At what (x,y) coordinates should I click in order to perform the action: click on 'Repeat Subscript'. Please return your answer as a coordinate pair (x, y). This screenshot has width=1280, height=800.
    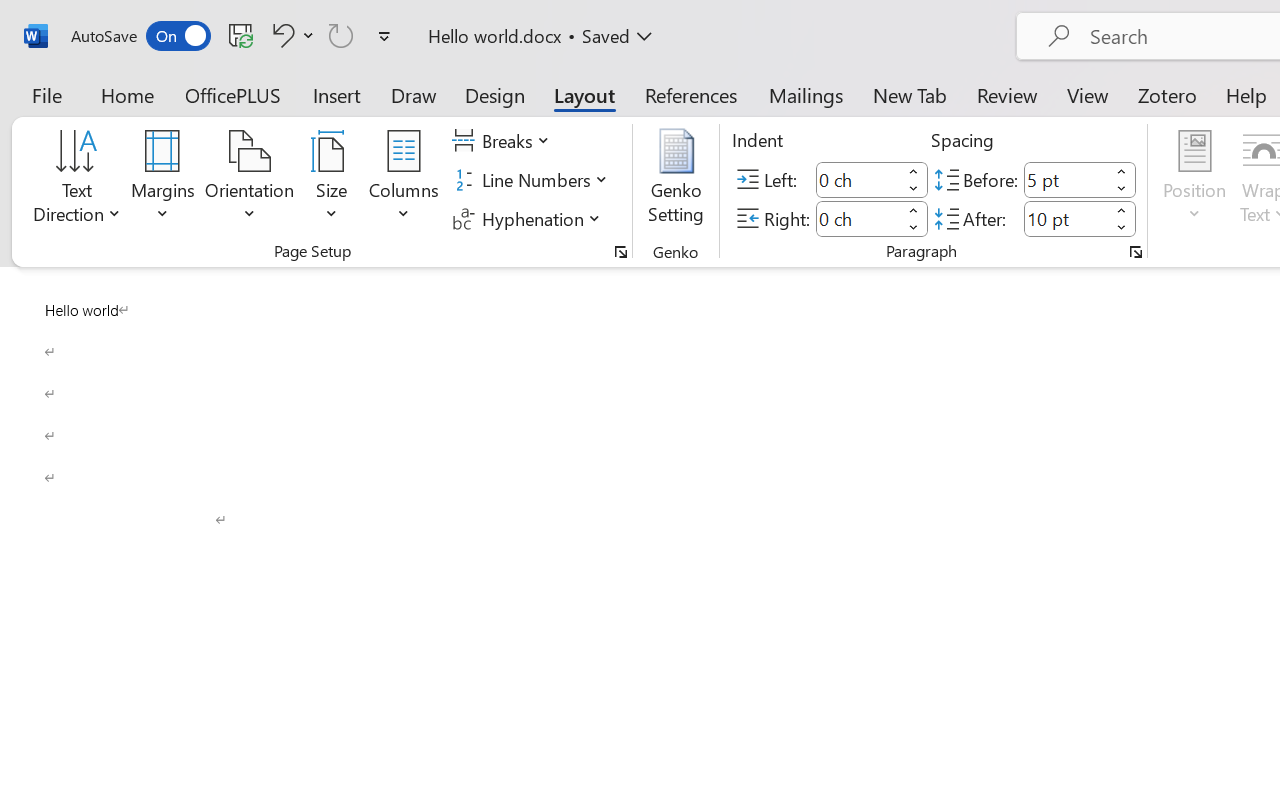
    Looking at the image, I should click on (341, 34).